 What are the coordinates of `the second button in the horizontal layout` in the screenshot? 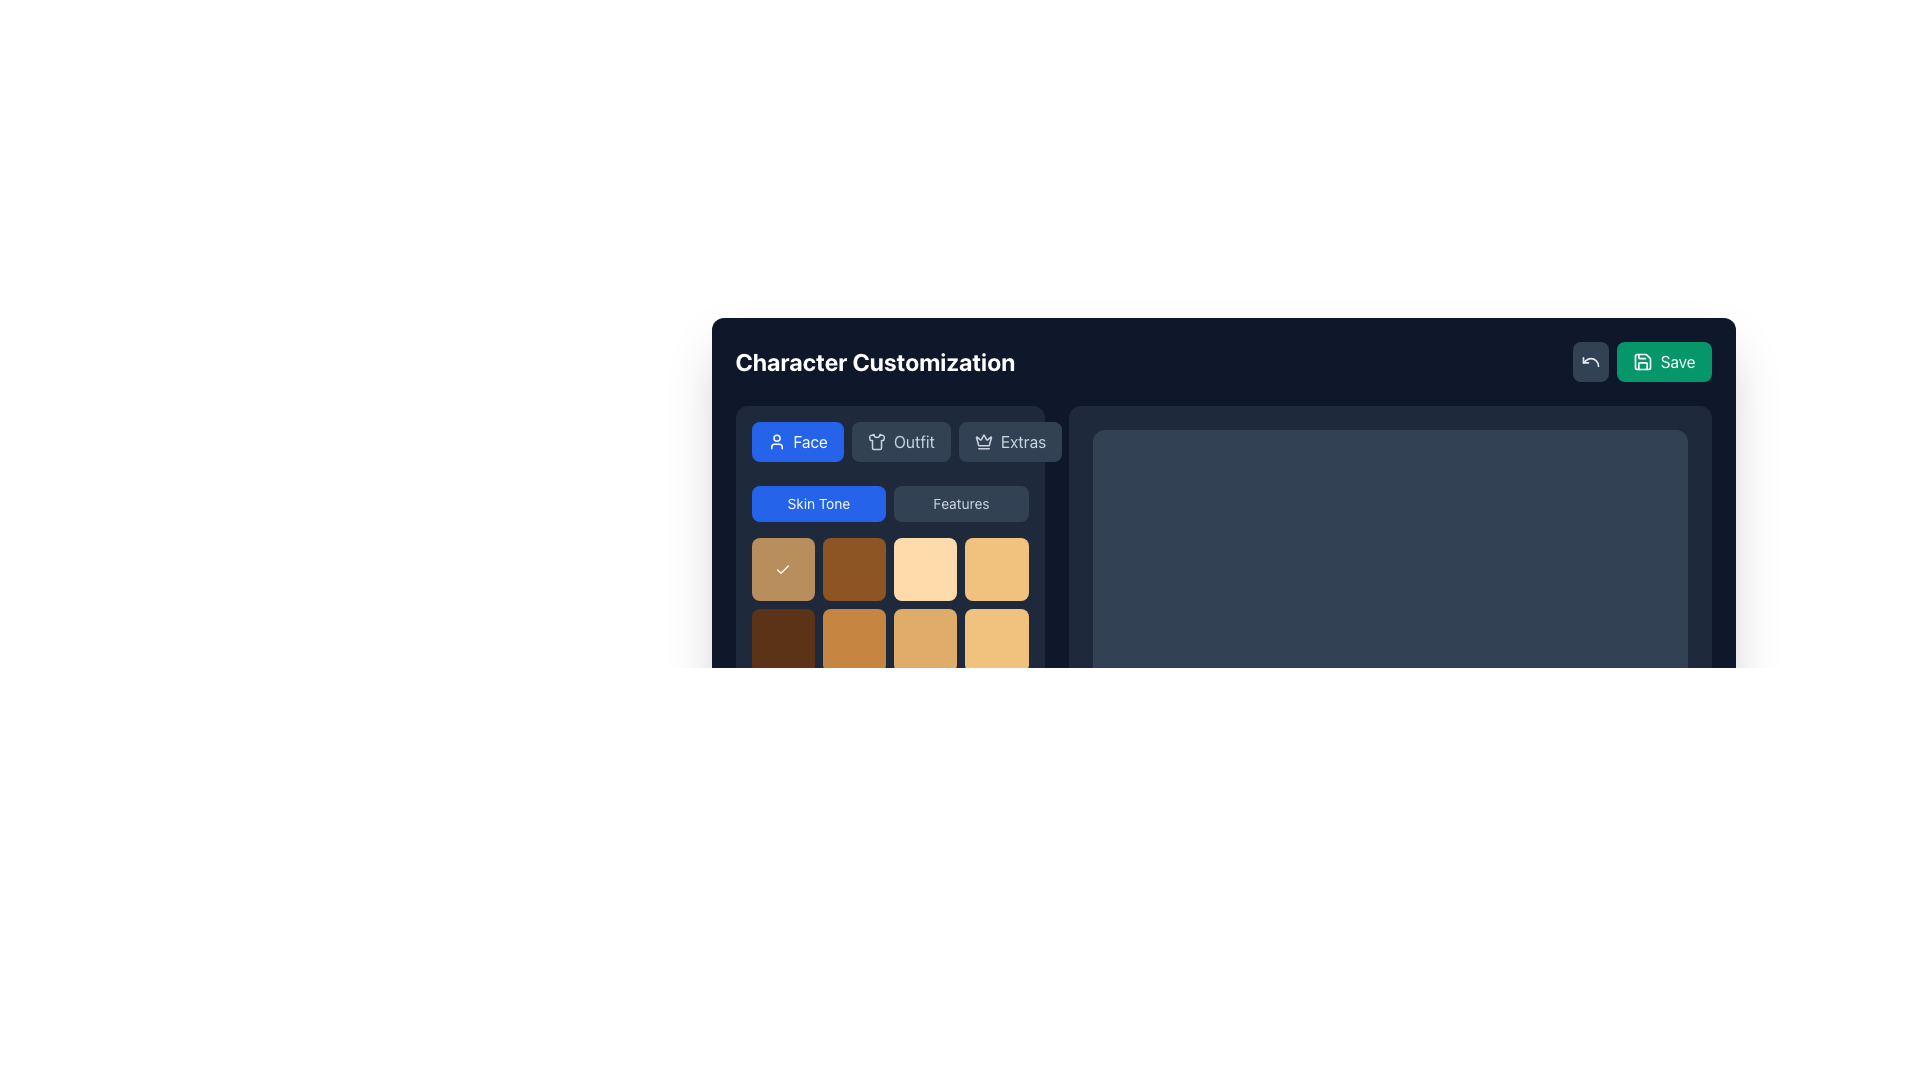 It's located at (1664, 362).